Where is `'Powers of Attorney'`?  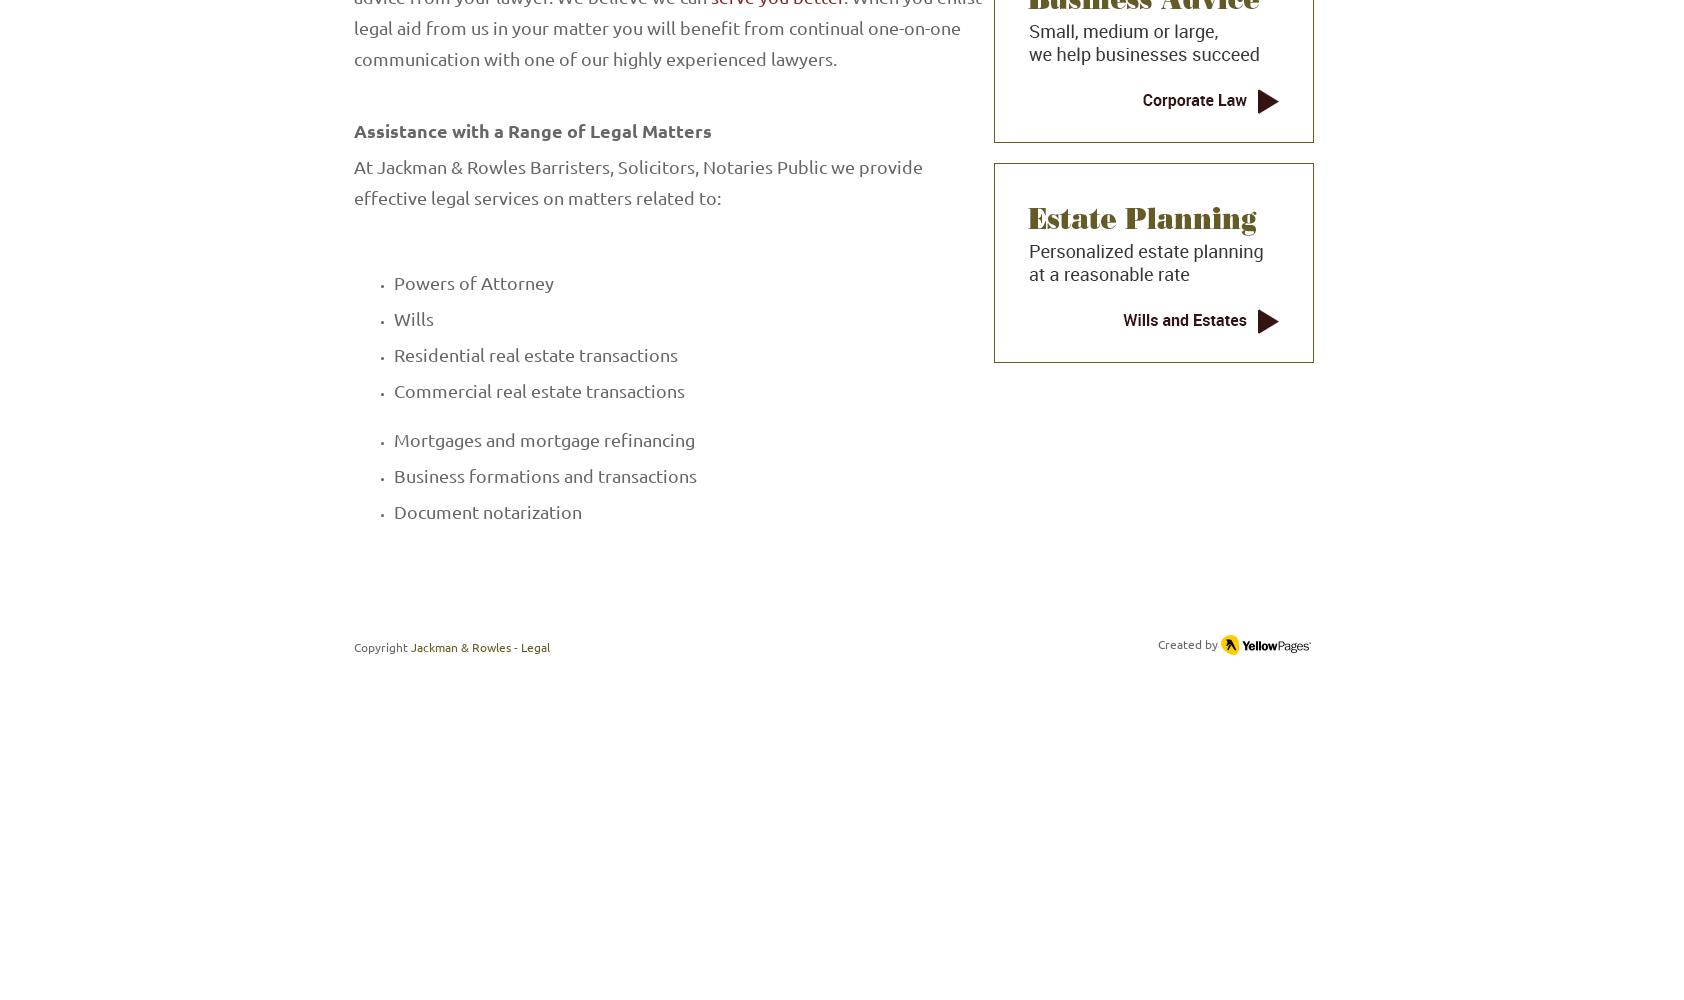 'Powers of Attorney' is located at coordinates (394, 282).